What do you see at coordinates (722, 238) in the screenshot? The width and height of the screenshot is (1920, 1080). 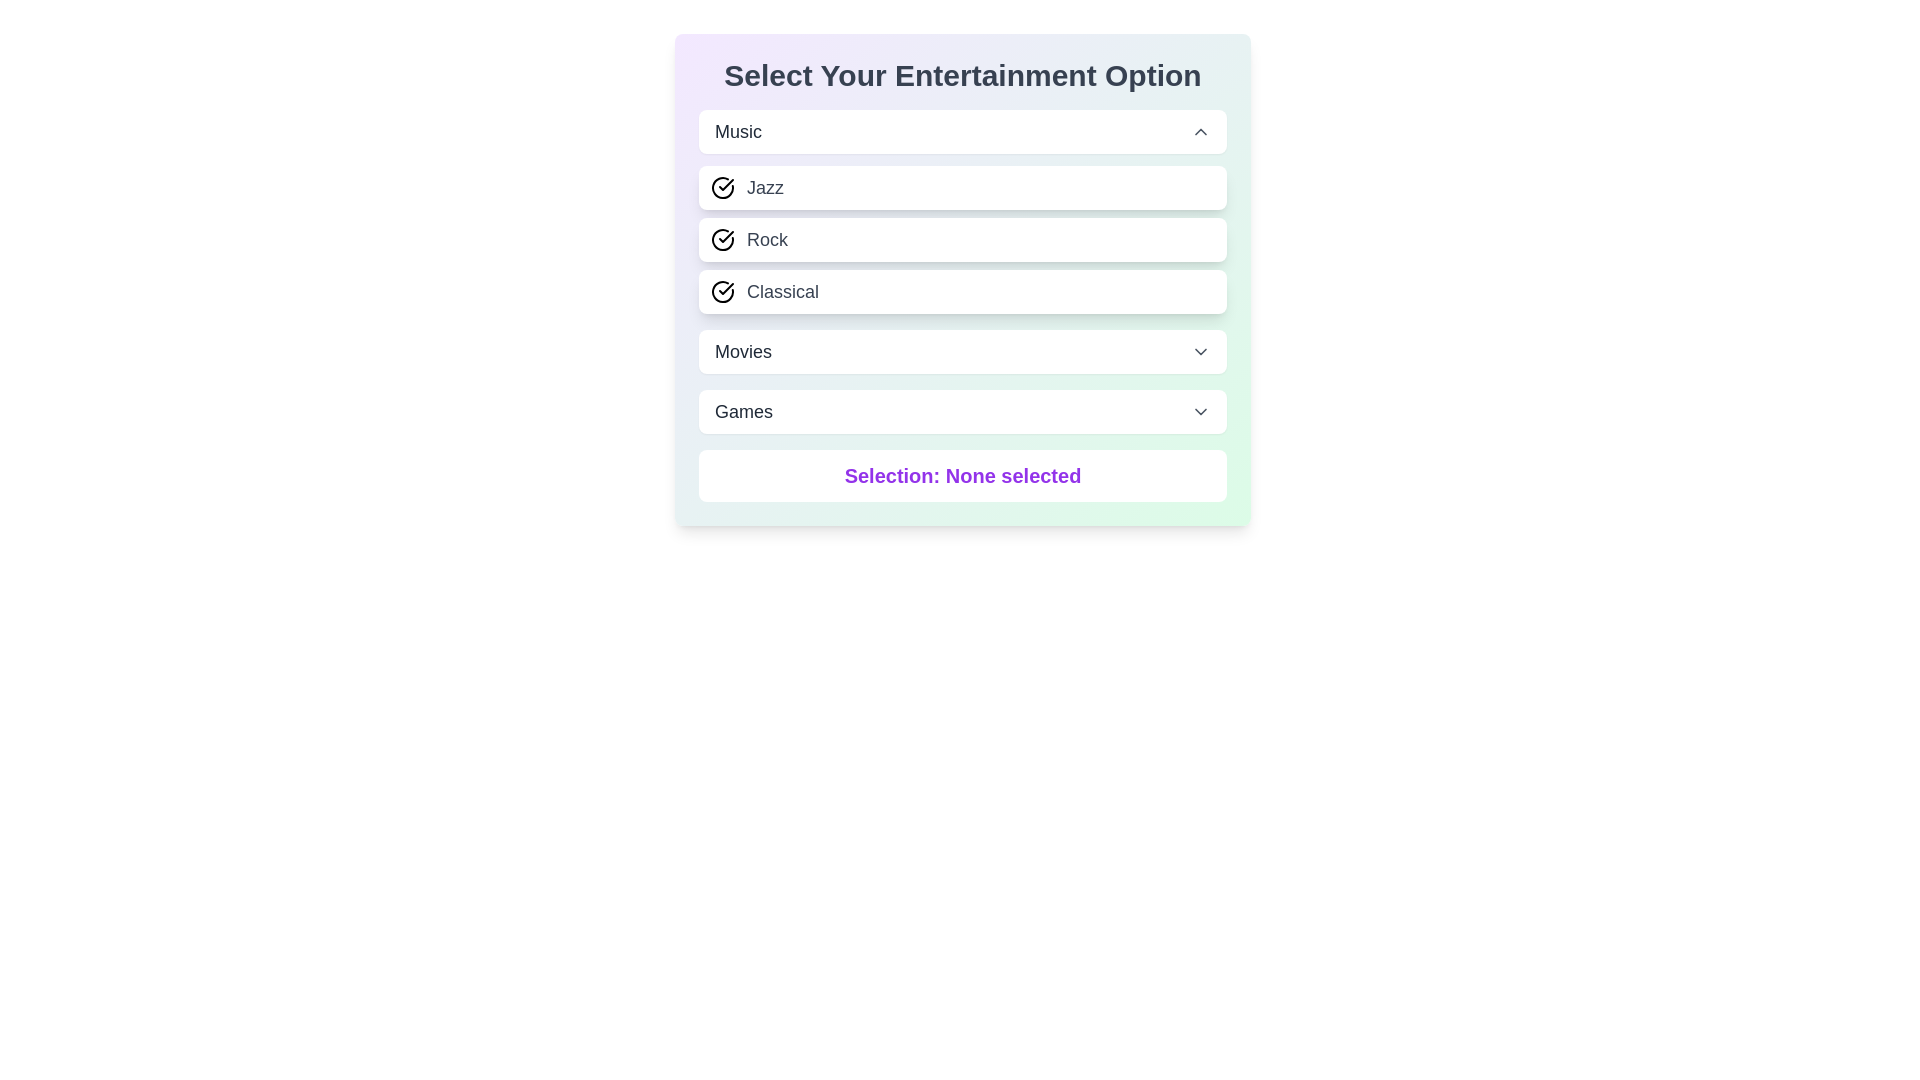 I see `the circular checkmark icon (checkmark indicator) located adjacent to the label 'Rock' in the selection row` at bounding box center [722, 238].